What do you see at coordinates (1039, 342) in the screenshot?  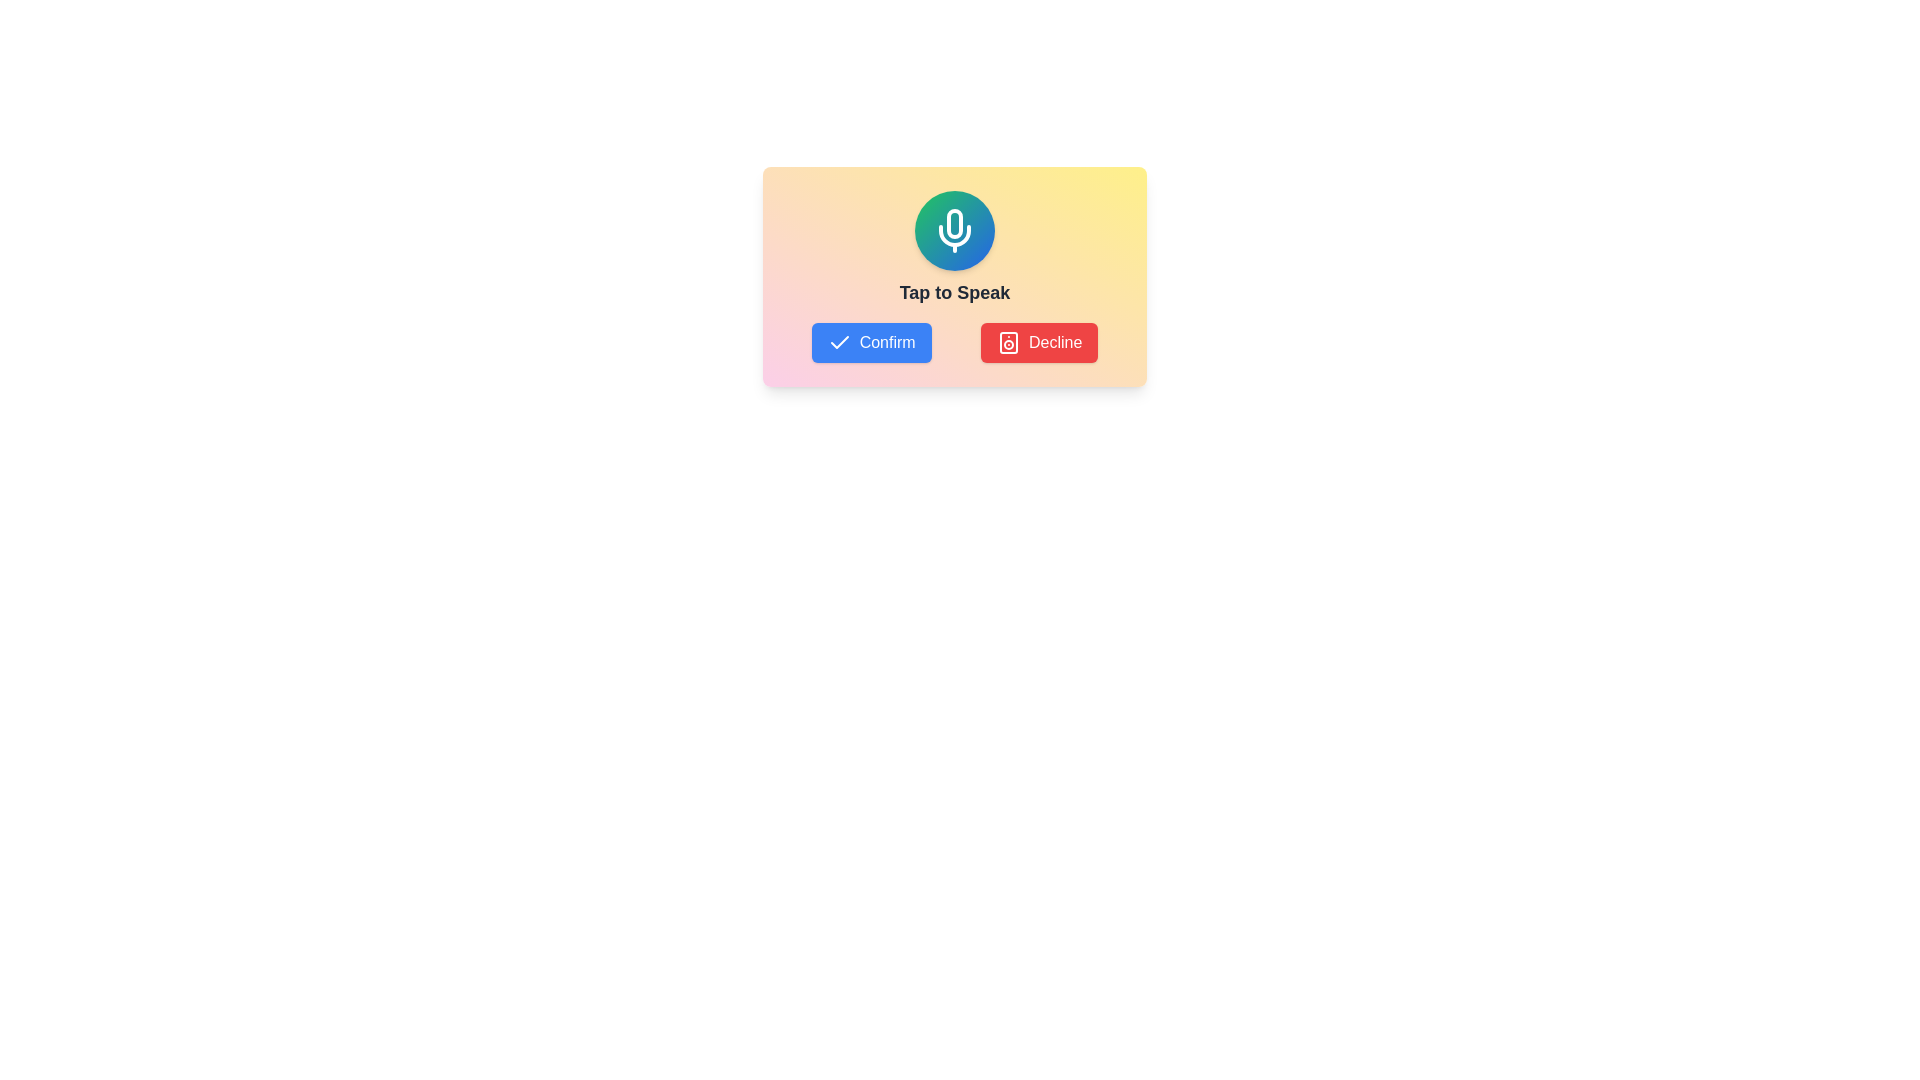 I see `the 'Decline' button, which is styled with a red background and white text, to observe any potential hover effect` at bounding box center [1039, 342].